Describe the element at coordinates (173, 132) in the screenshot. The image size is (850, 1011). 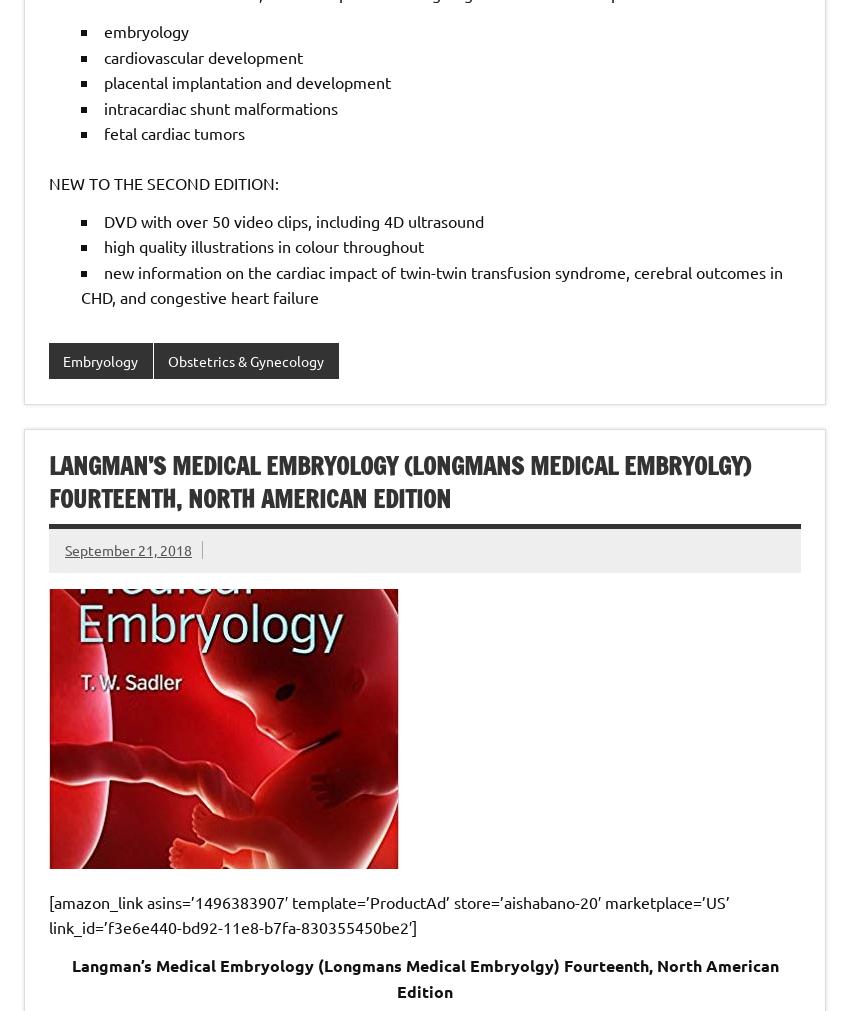
I see `'fetal cardiac tumors'` at that location.